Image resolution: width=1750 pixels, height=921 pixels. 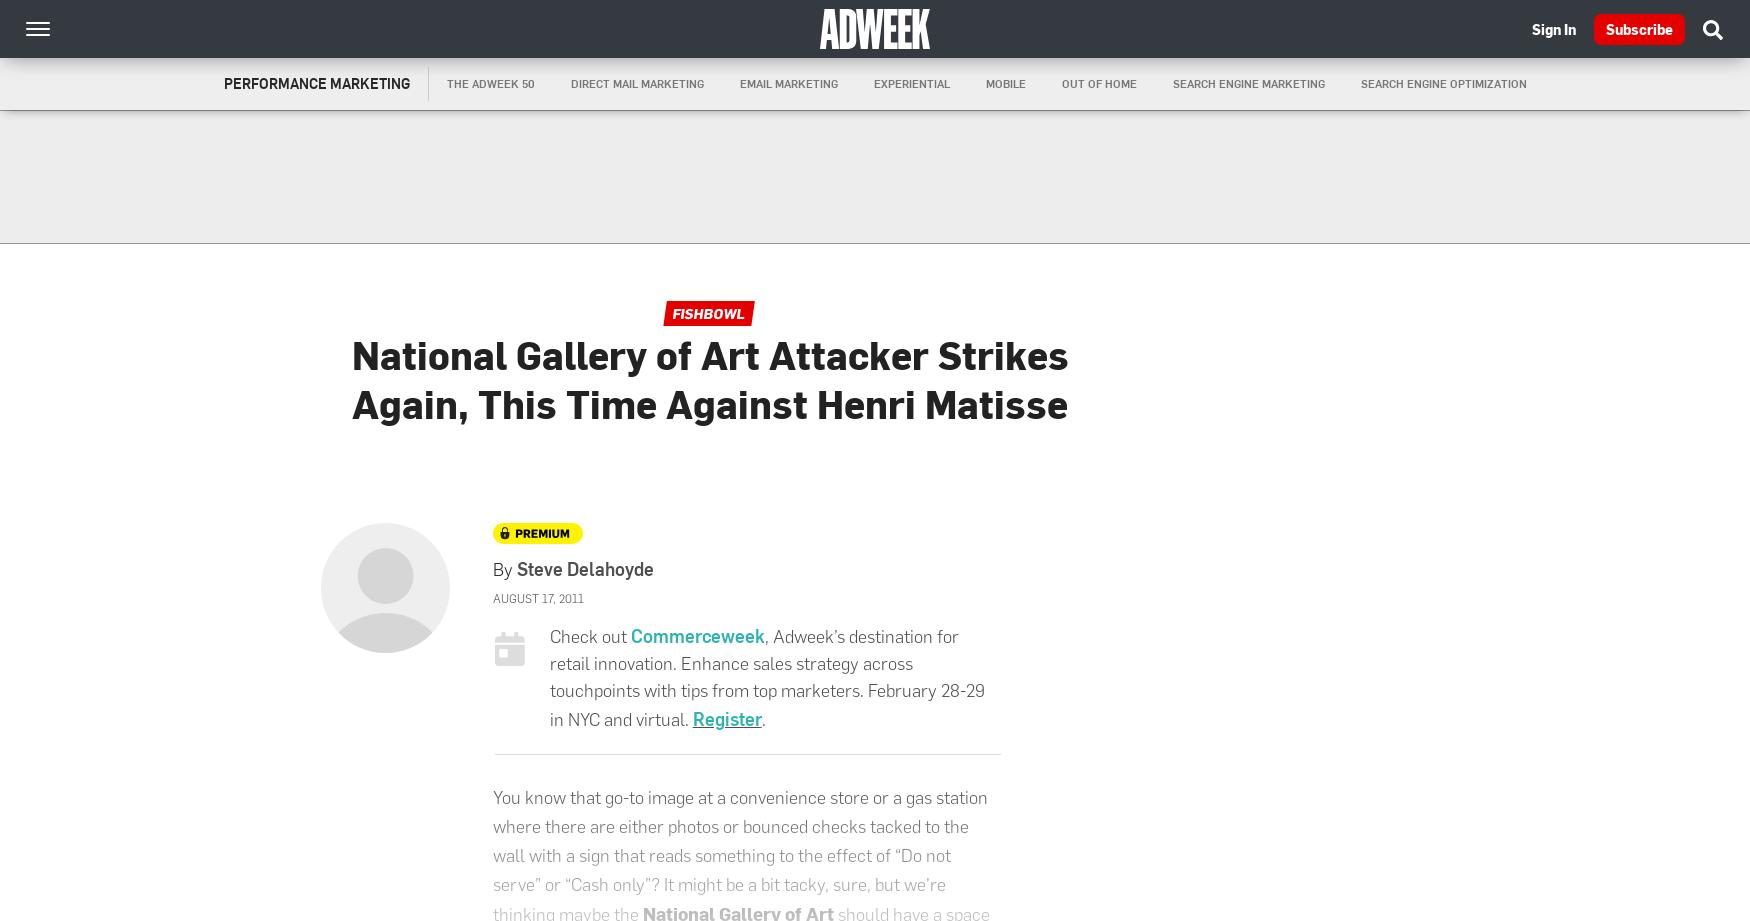 I want to click on '.', so click(x=762, y=720).